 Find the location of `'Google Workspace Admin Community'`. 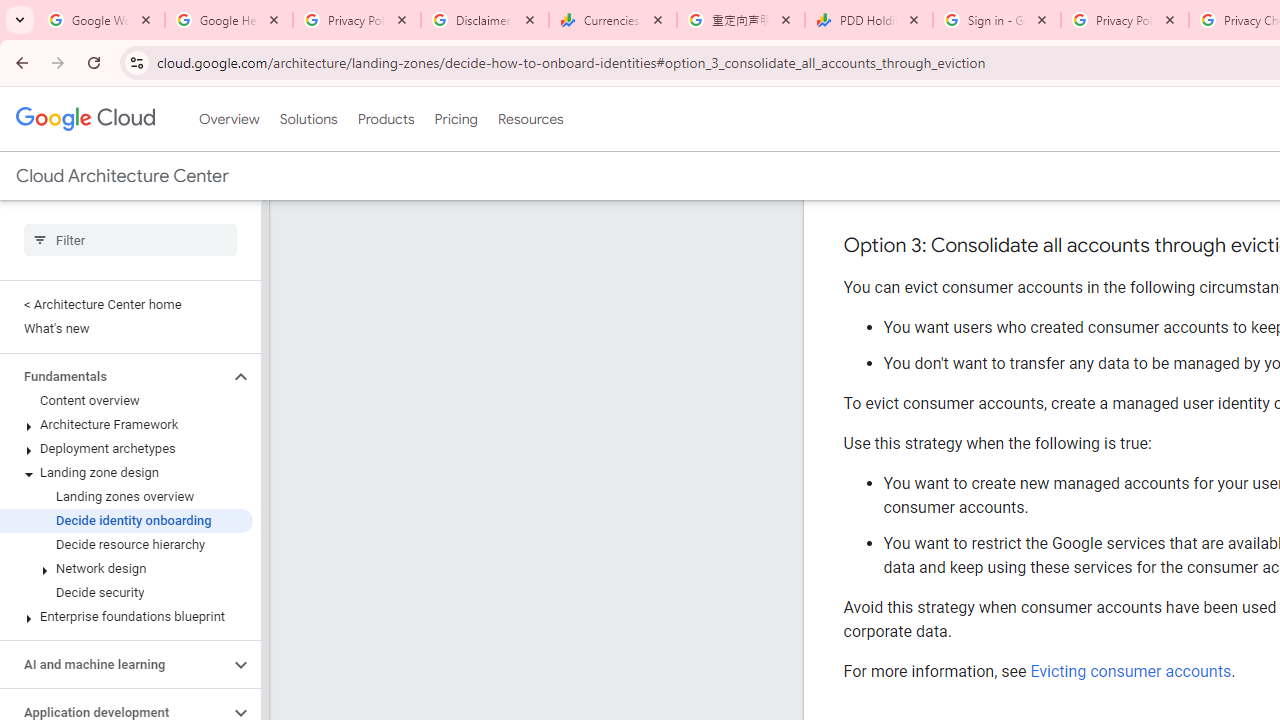

'Google Workspace Admin Community' is located at coordinates (100, 20).